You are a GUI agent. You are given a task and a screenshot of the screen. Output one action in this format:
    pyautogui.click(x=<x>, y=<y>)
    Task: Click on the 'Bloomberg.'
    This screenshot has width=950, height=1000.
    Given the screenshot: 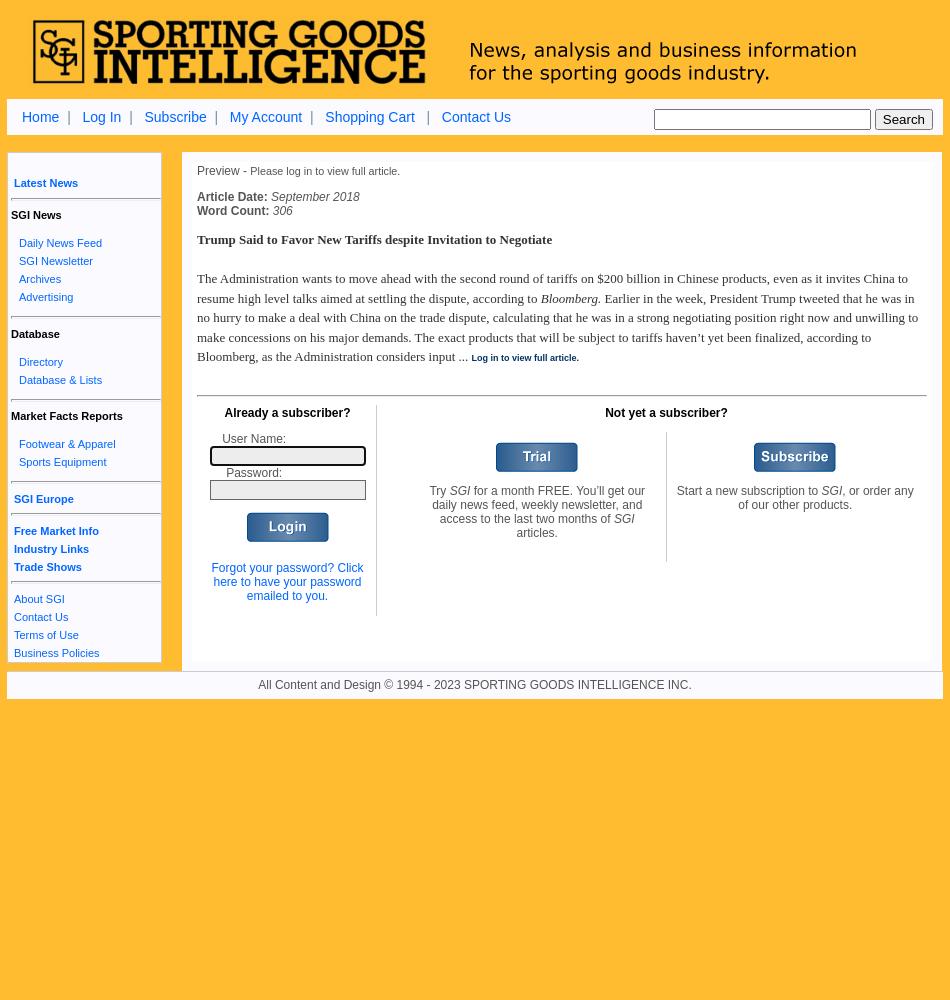 What is the action you would take?
    pyautogui.click(x=570, y=297)
    